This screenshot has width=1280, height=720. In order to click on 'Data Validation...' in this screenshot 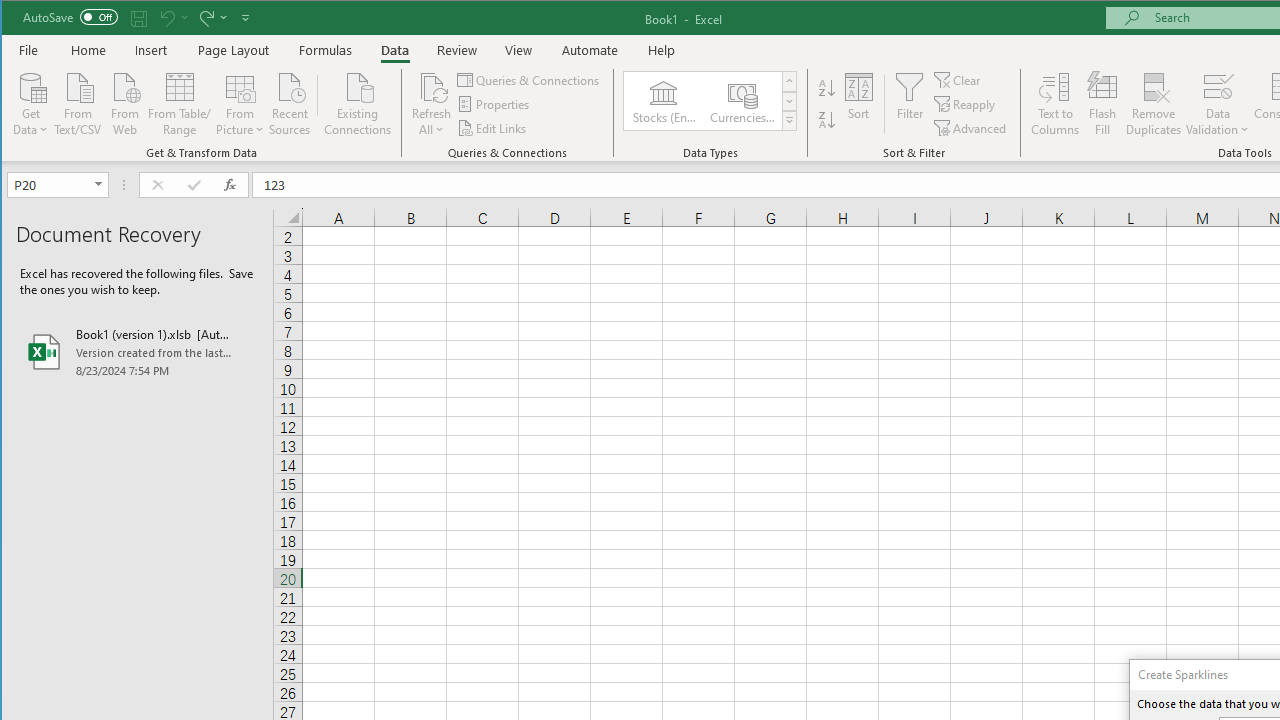, I will do `click(1216, 85)`.